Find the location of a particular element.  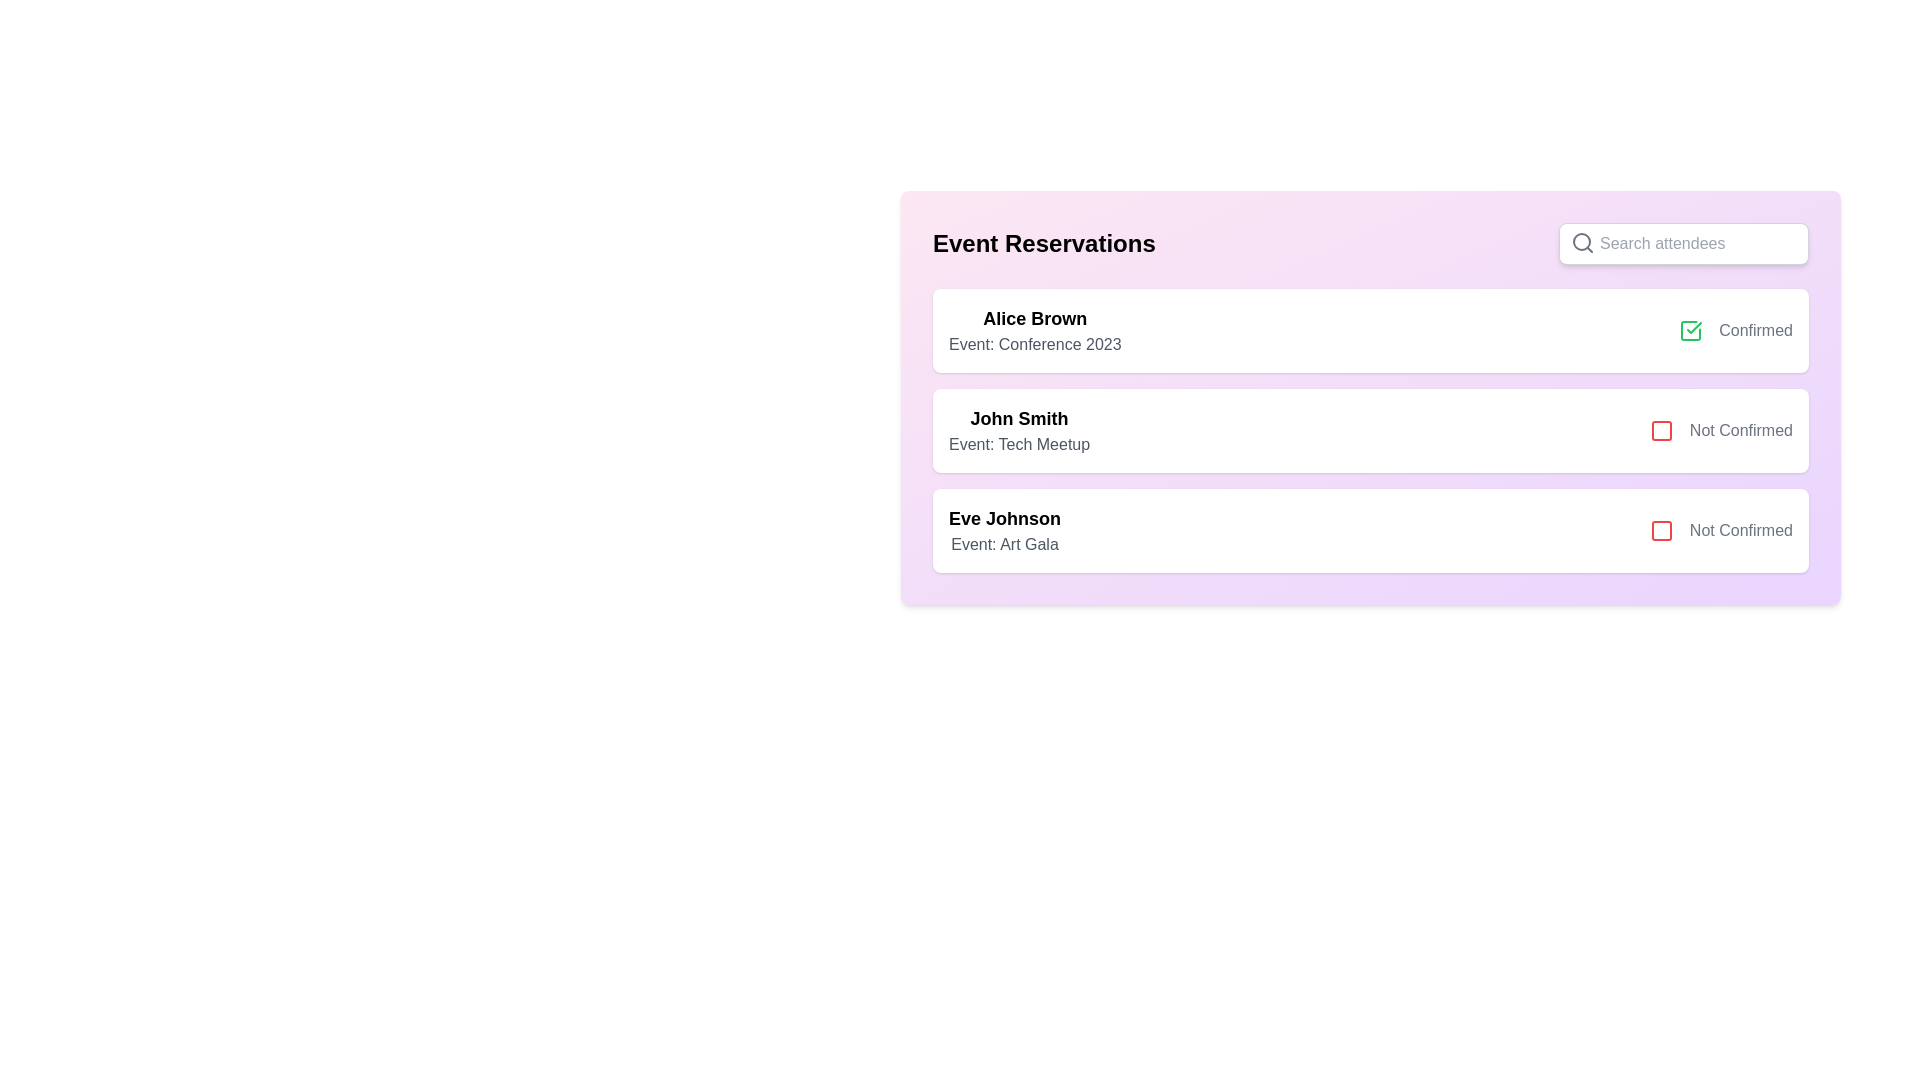

the participant name text label located below the 'Event Reservations' header in the second reservation entry is located at coordinates (1019, 418).